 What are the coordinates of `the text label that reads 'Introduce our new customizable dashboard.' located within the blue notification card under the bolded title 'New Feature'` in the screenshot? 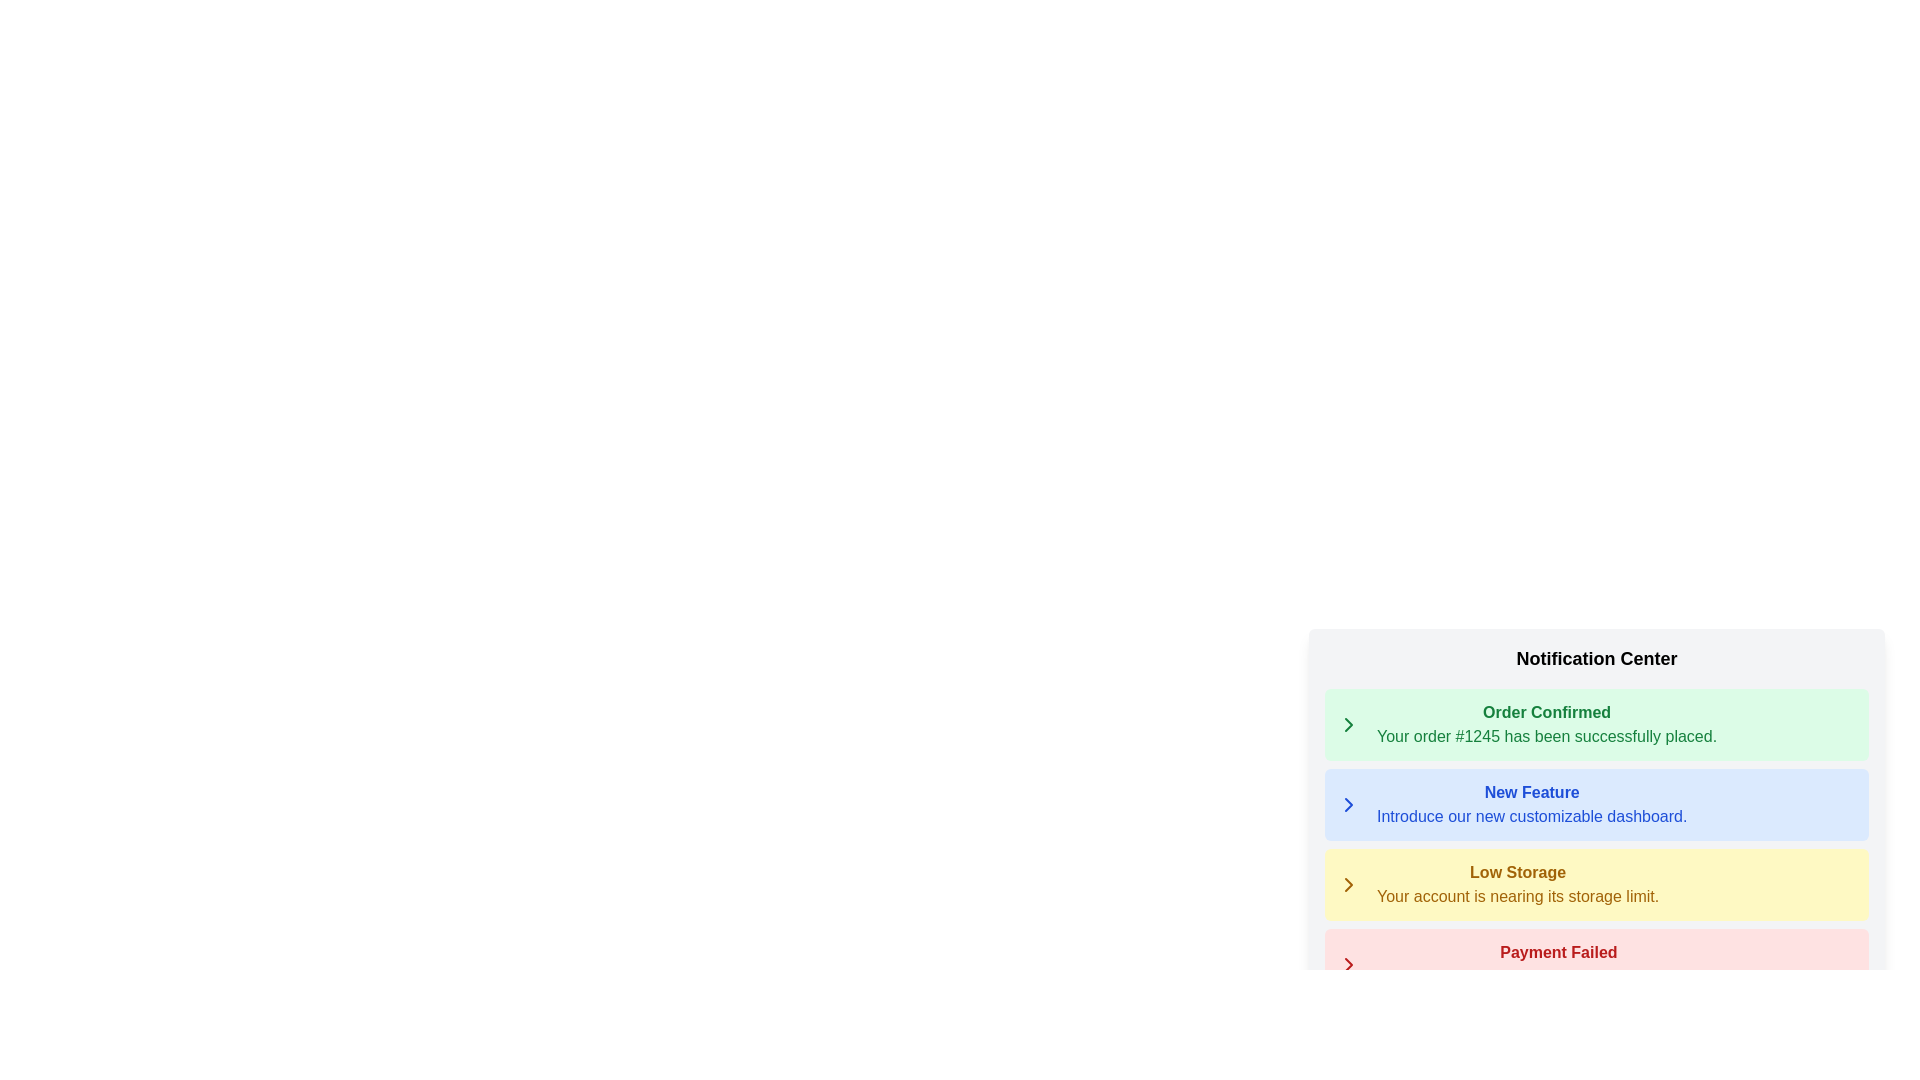 It's located at (1531, 817).